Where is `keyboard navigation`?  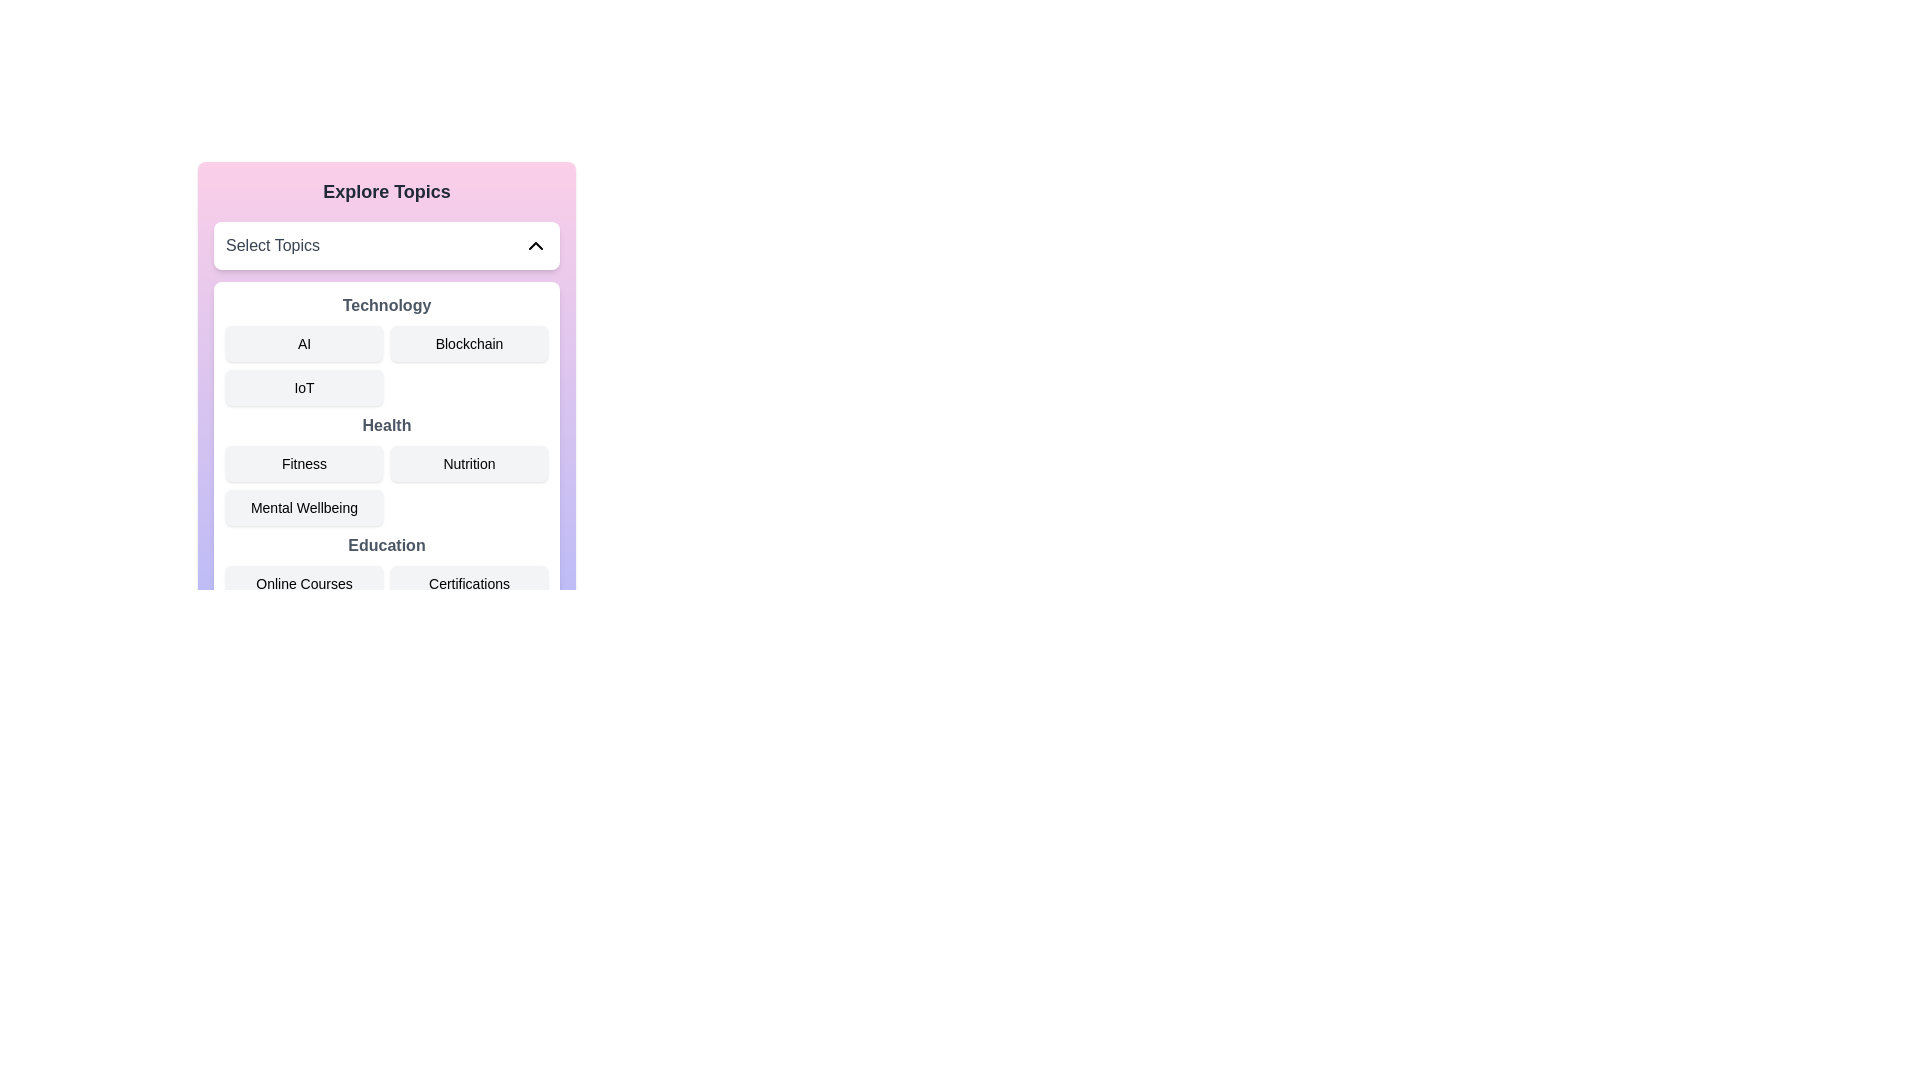
keyboard navigation is located at coordinates (303, 583).